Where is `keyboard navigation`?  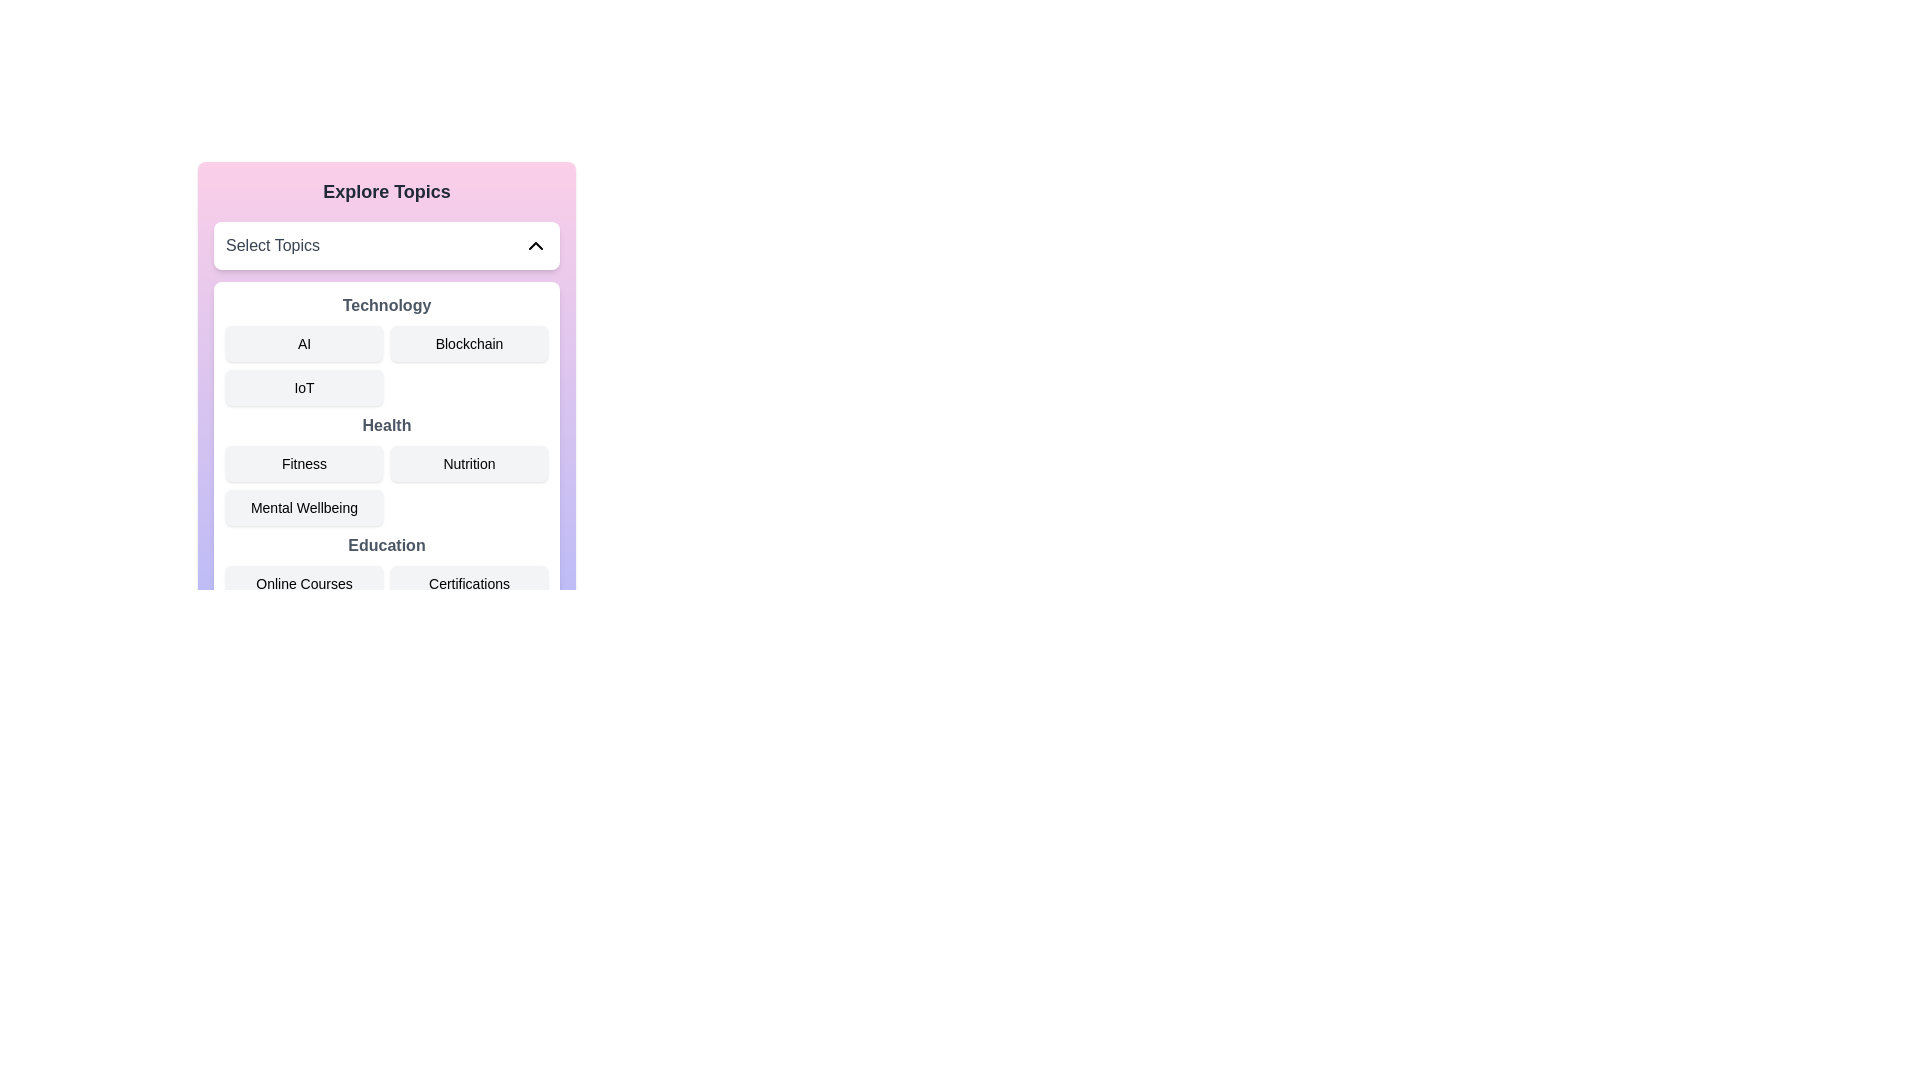
keyboard navigation is located at coordinates (303, 583).